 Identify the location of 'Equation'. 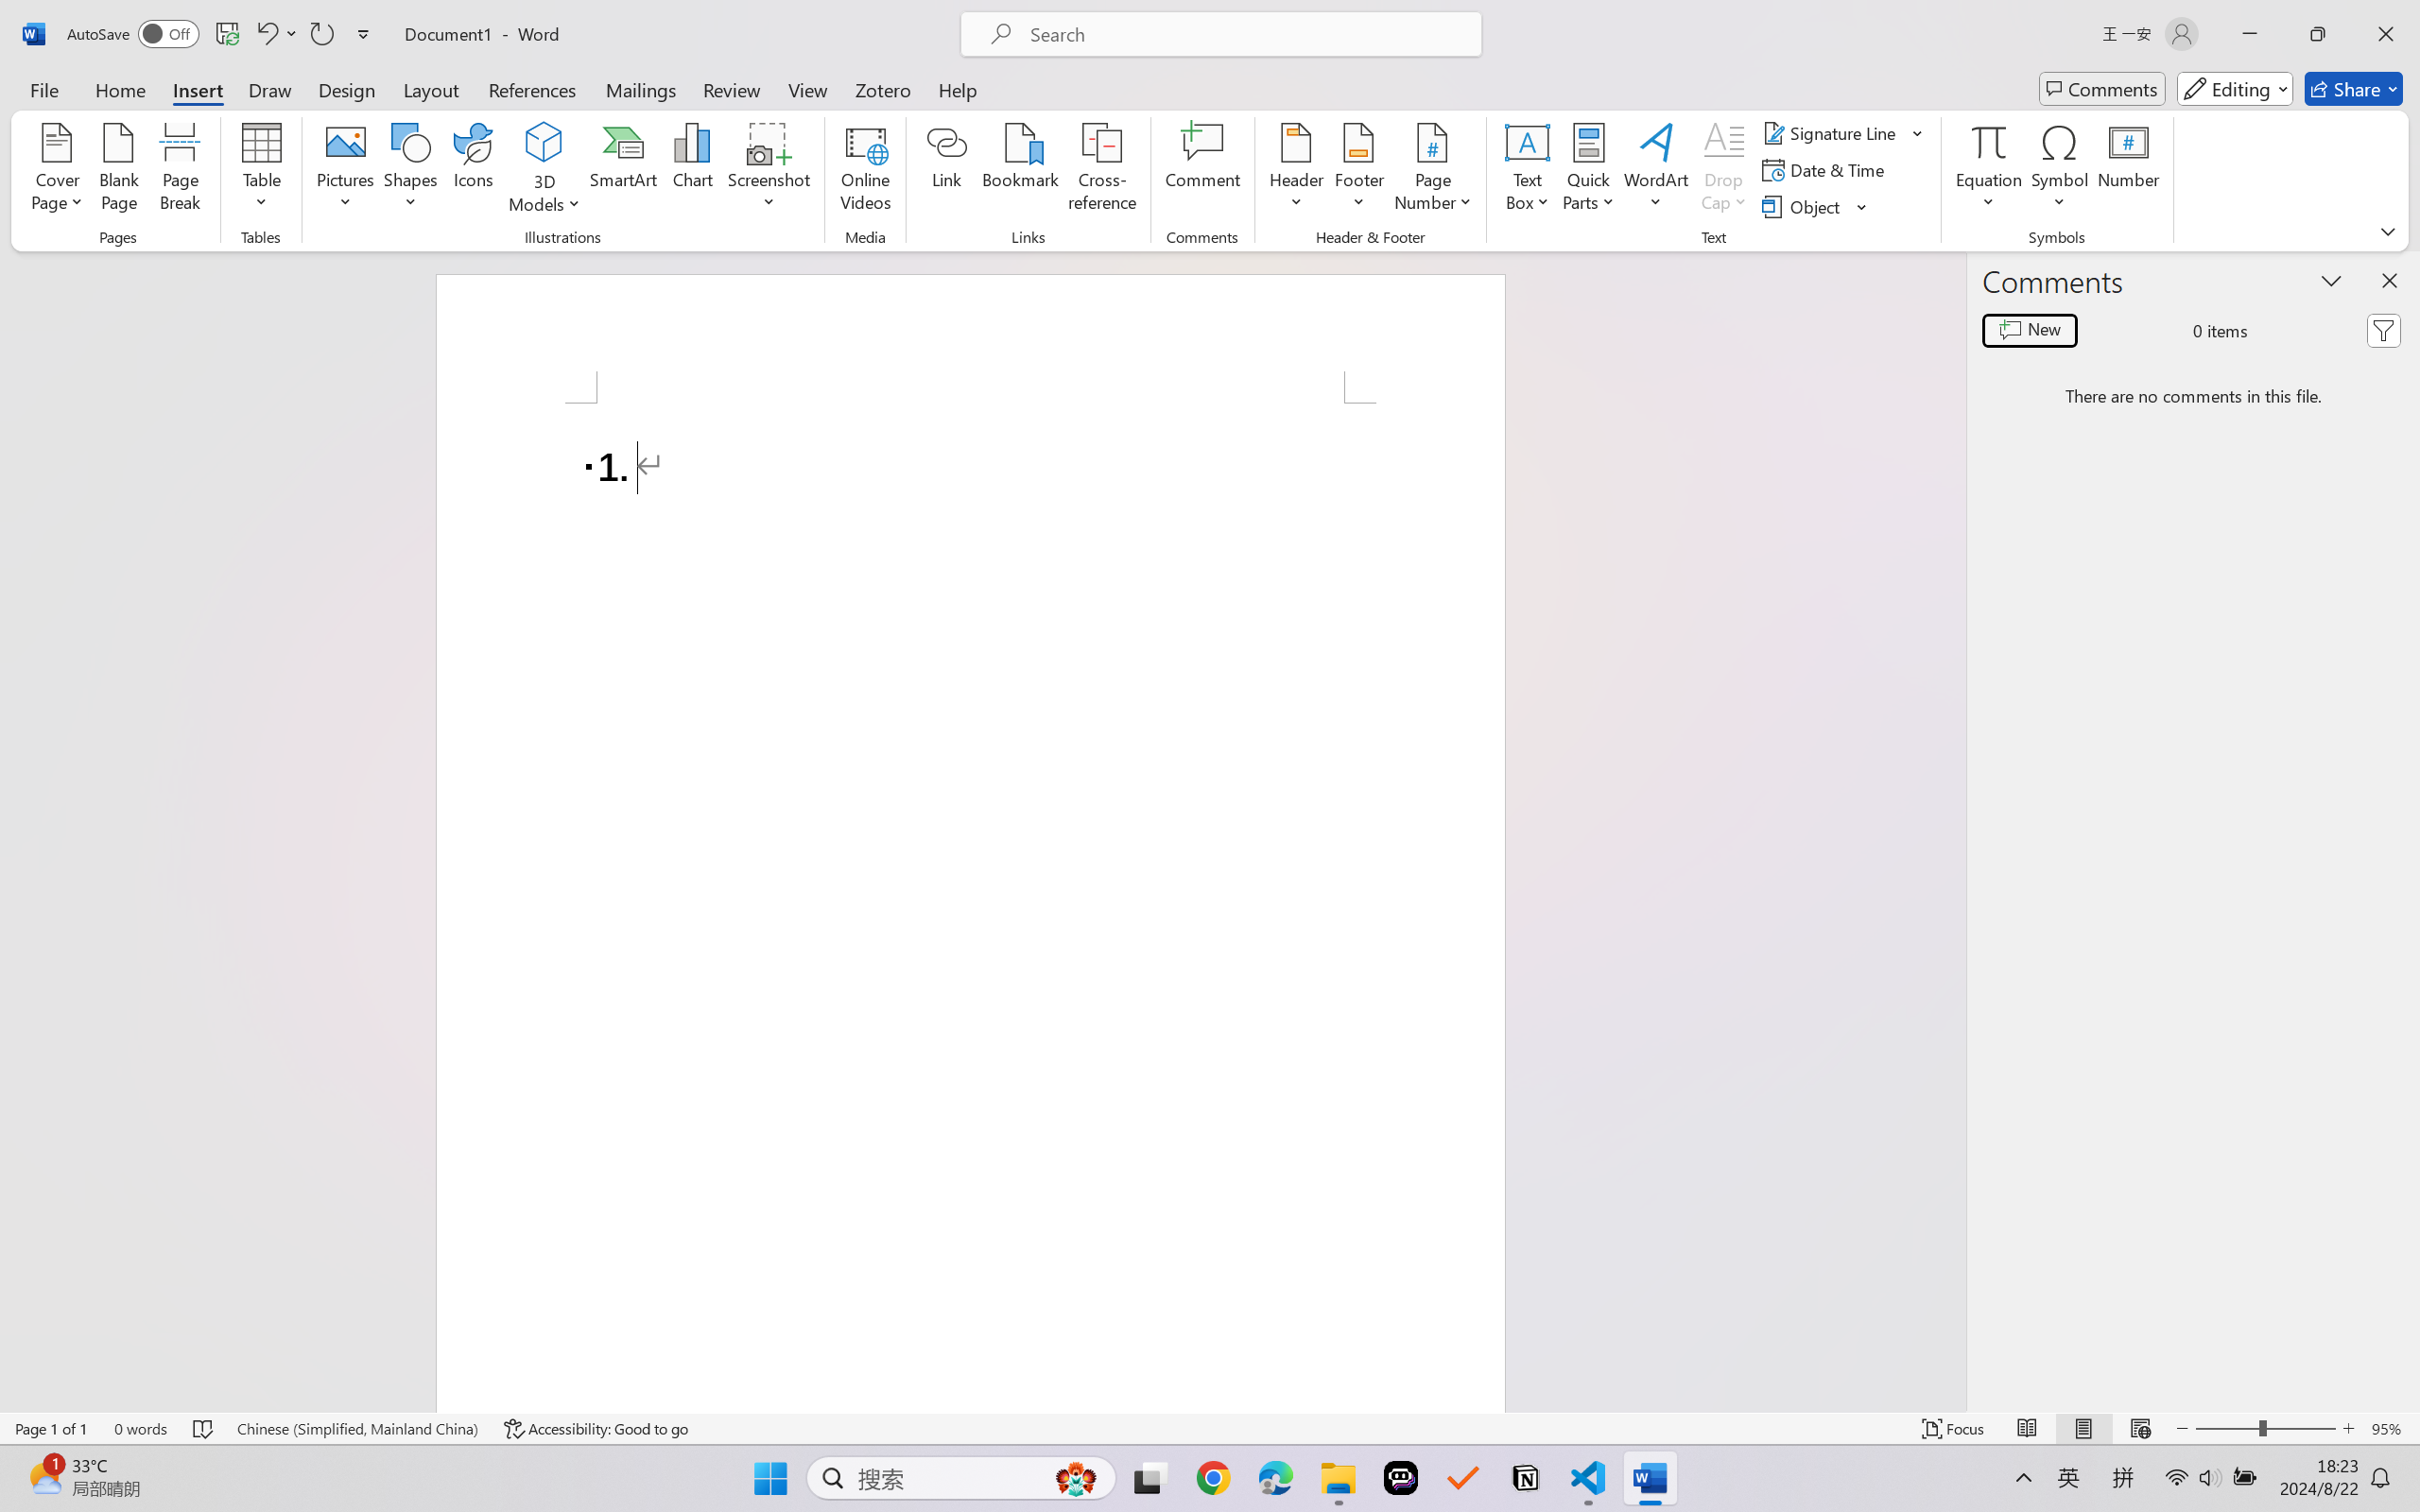
(1988, 141).